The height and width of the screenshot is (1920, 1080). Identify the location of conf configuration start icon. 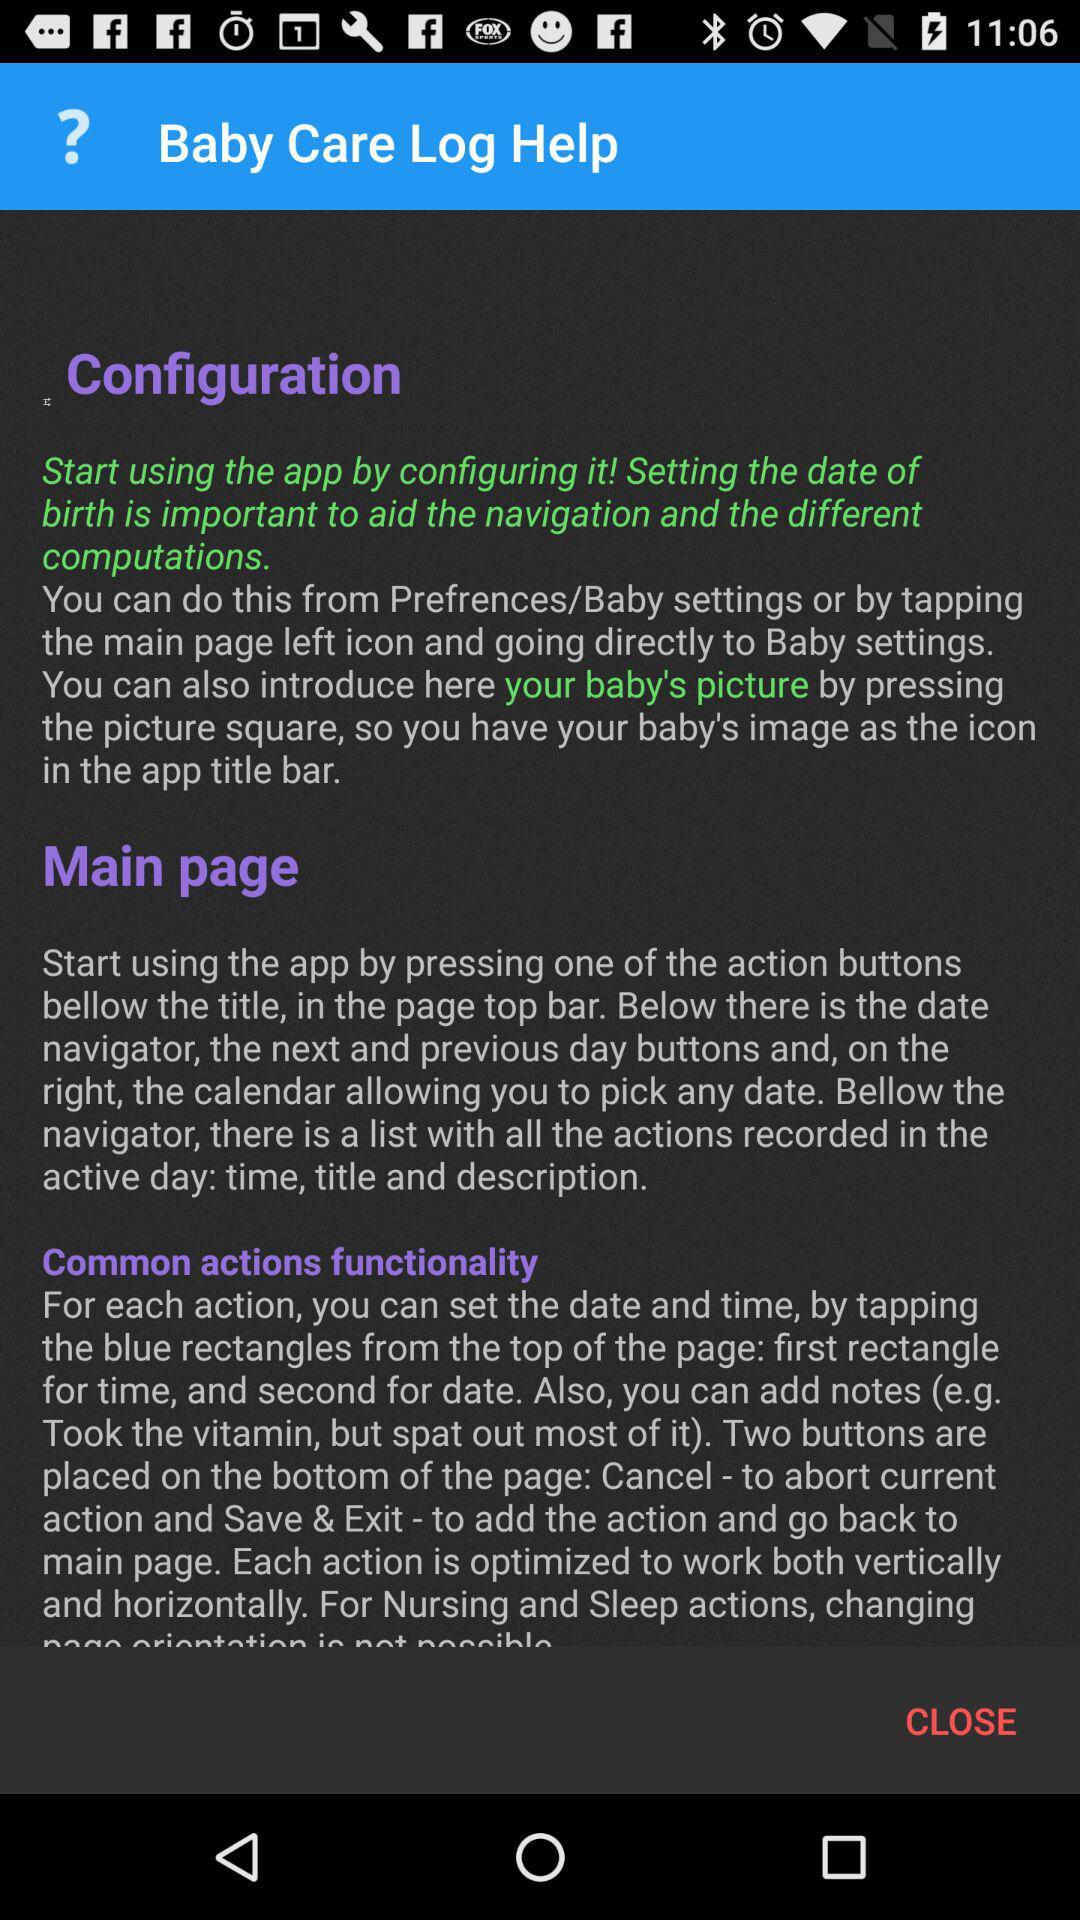
(540, 948).